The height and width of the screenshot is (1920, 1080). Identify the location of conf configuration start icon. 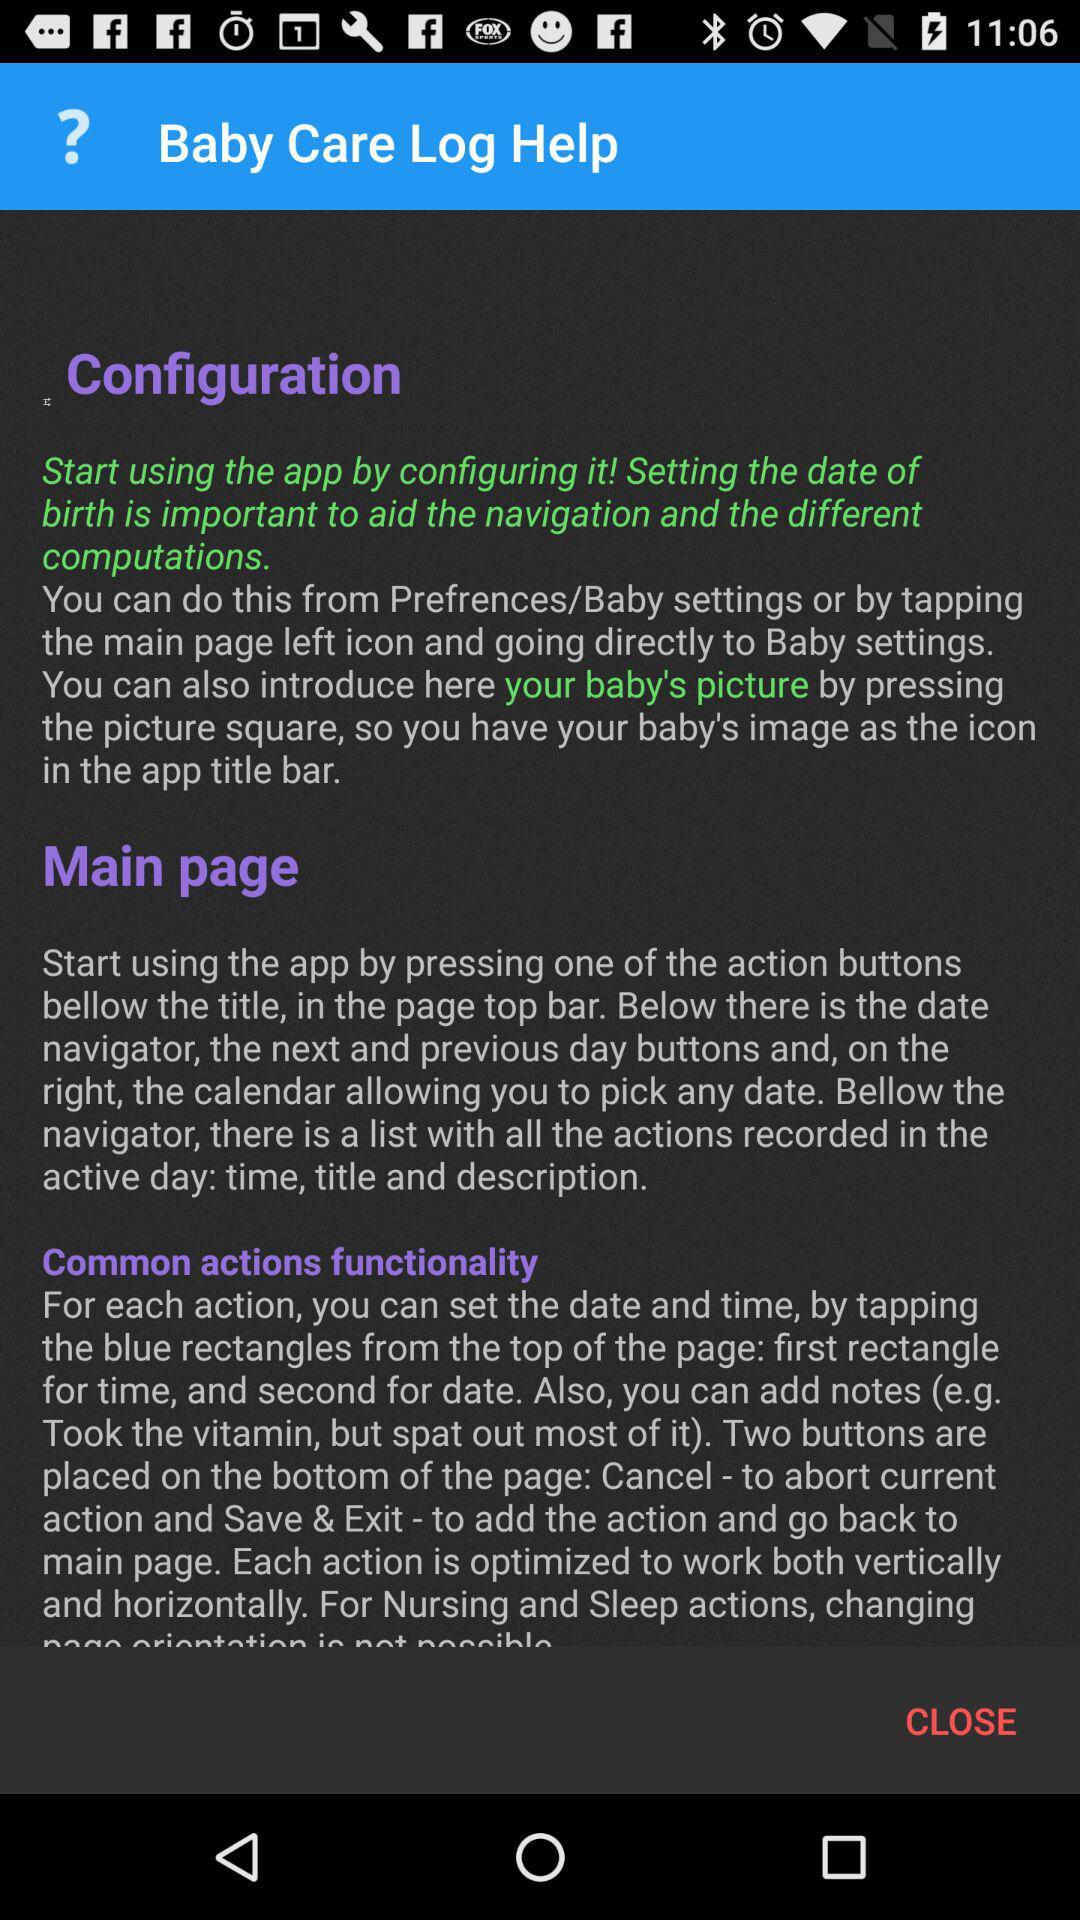
(540, 948).